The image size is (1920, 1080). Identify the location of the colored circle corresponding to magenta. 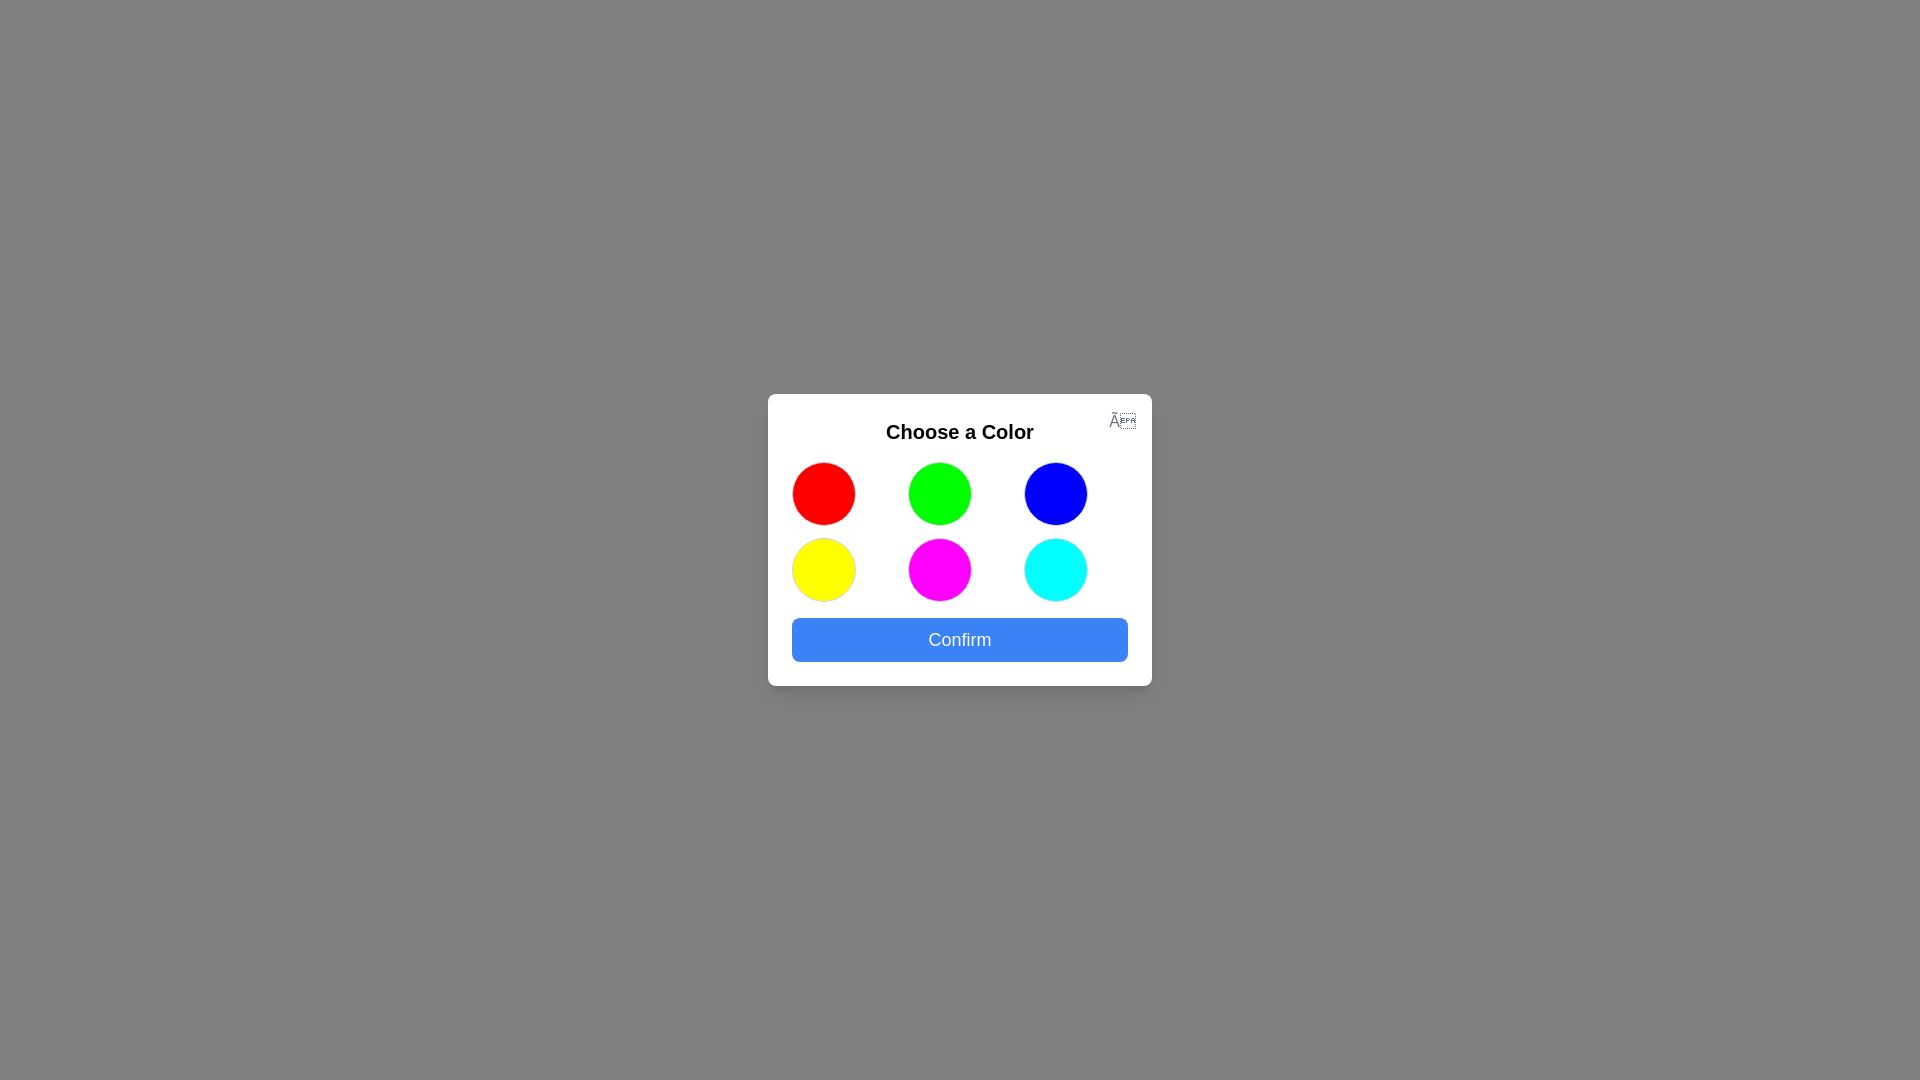
(939, 570).